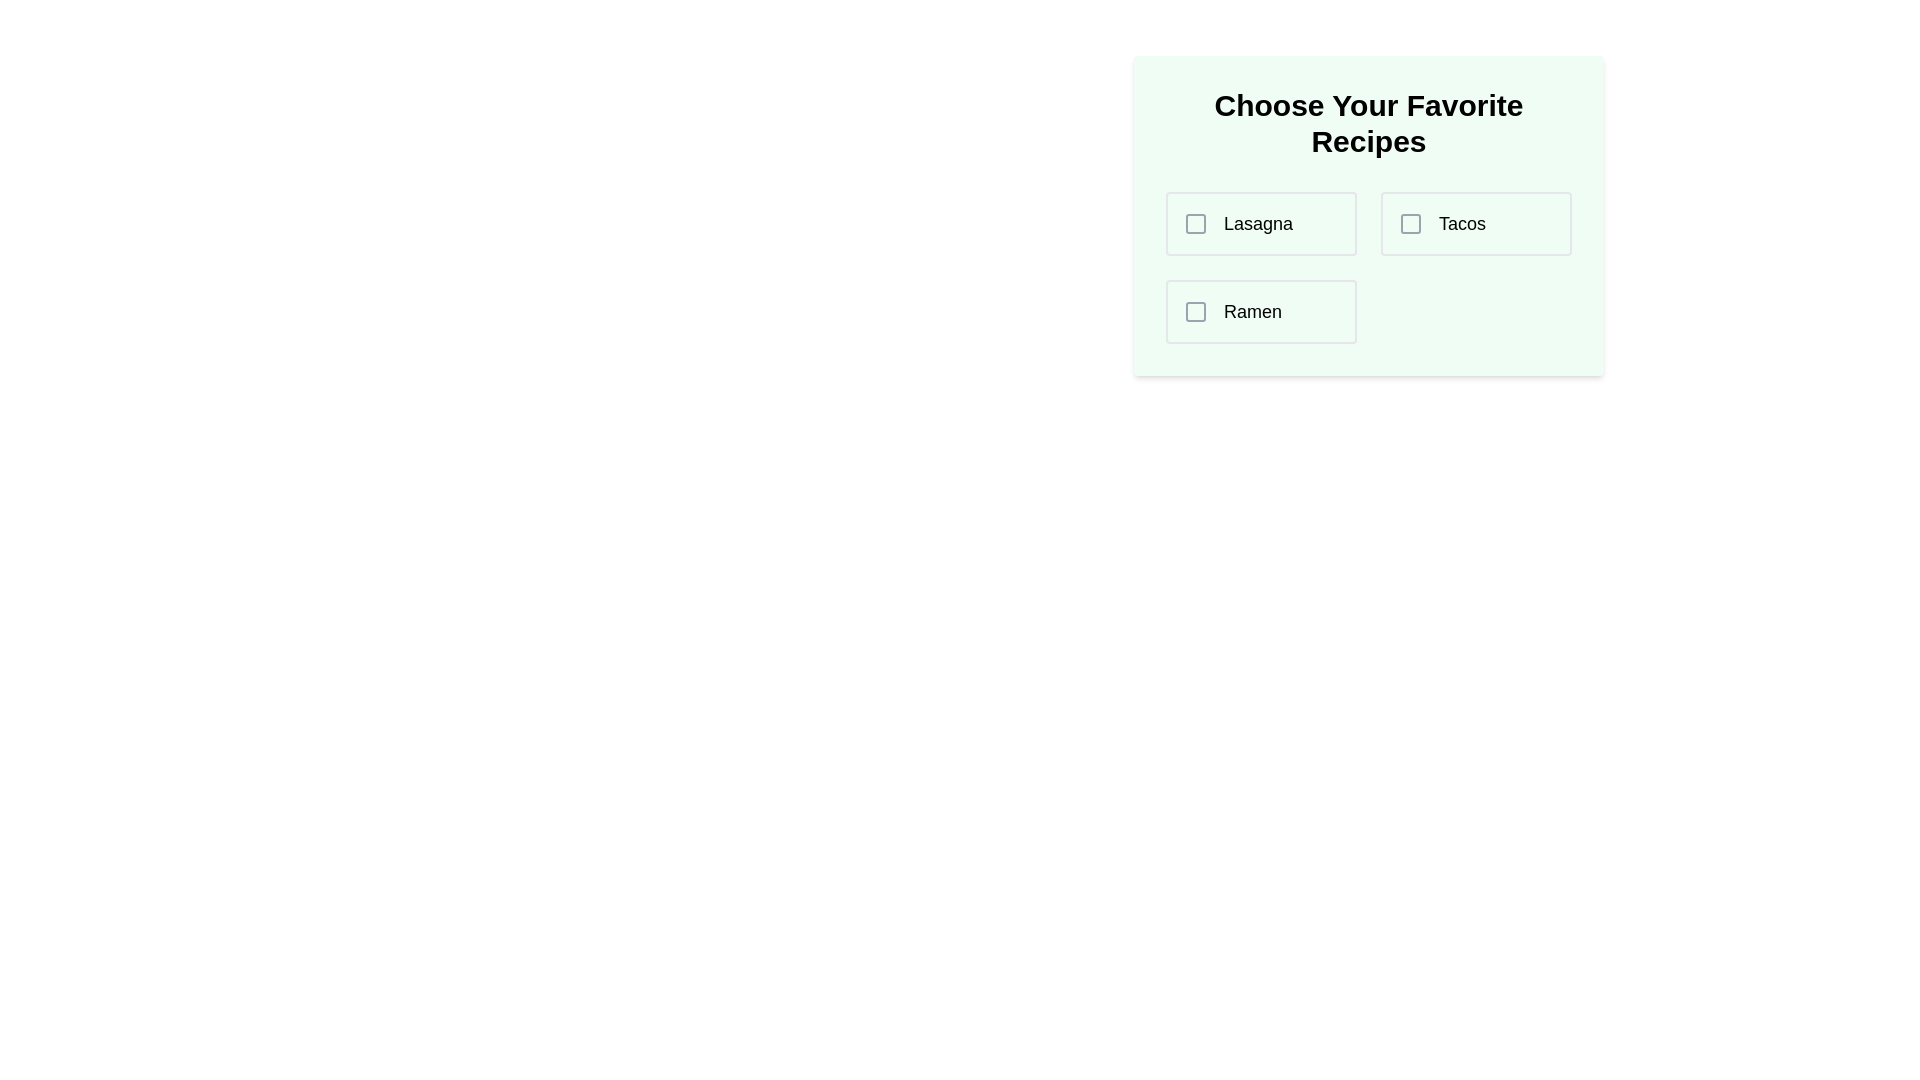 Image resolution: width=1920 pixels, height=1080 pixels. What do you see at coordinates (1195, 312) in the screenshot?
I see `the indicator within the checkbox associated with the text 'Ramen'` at bounding box center [1195, 312].